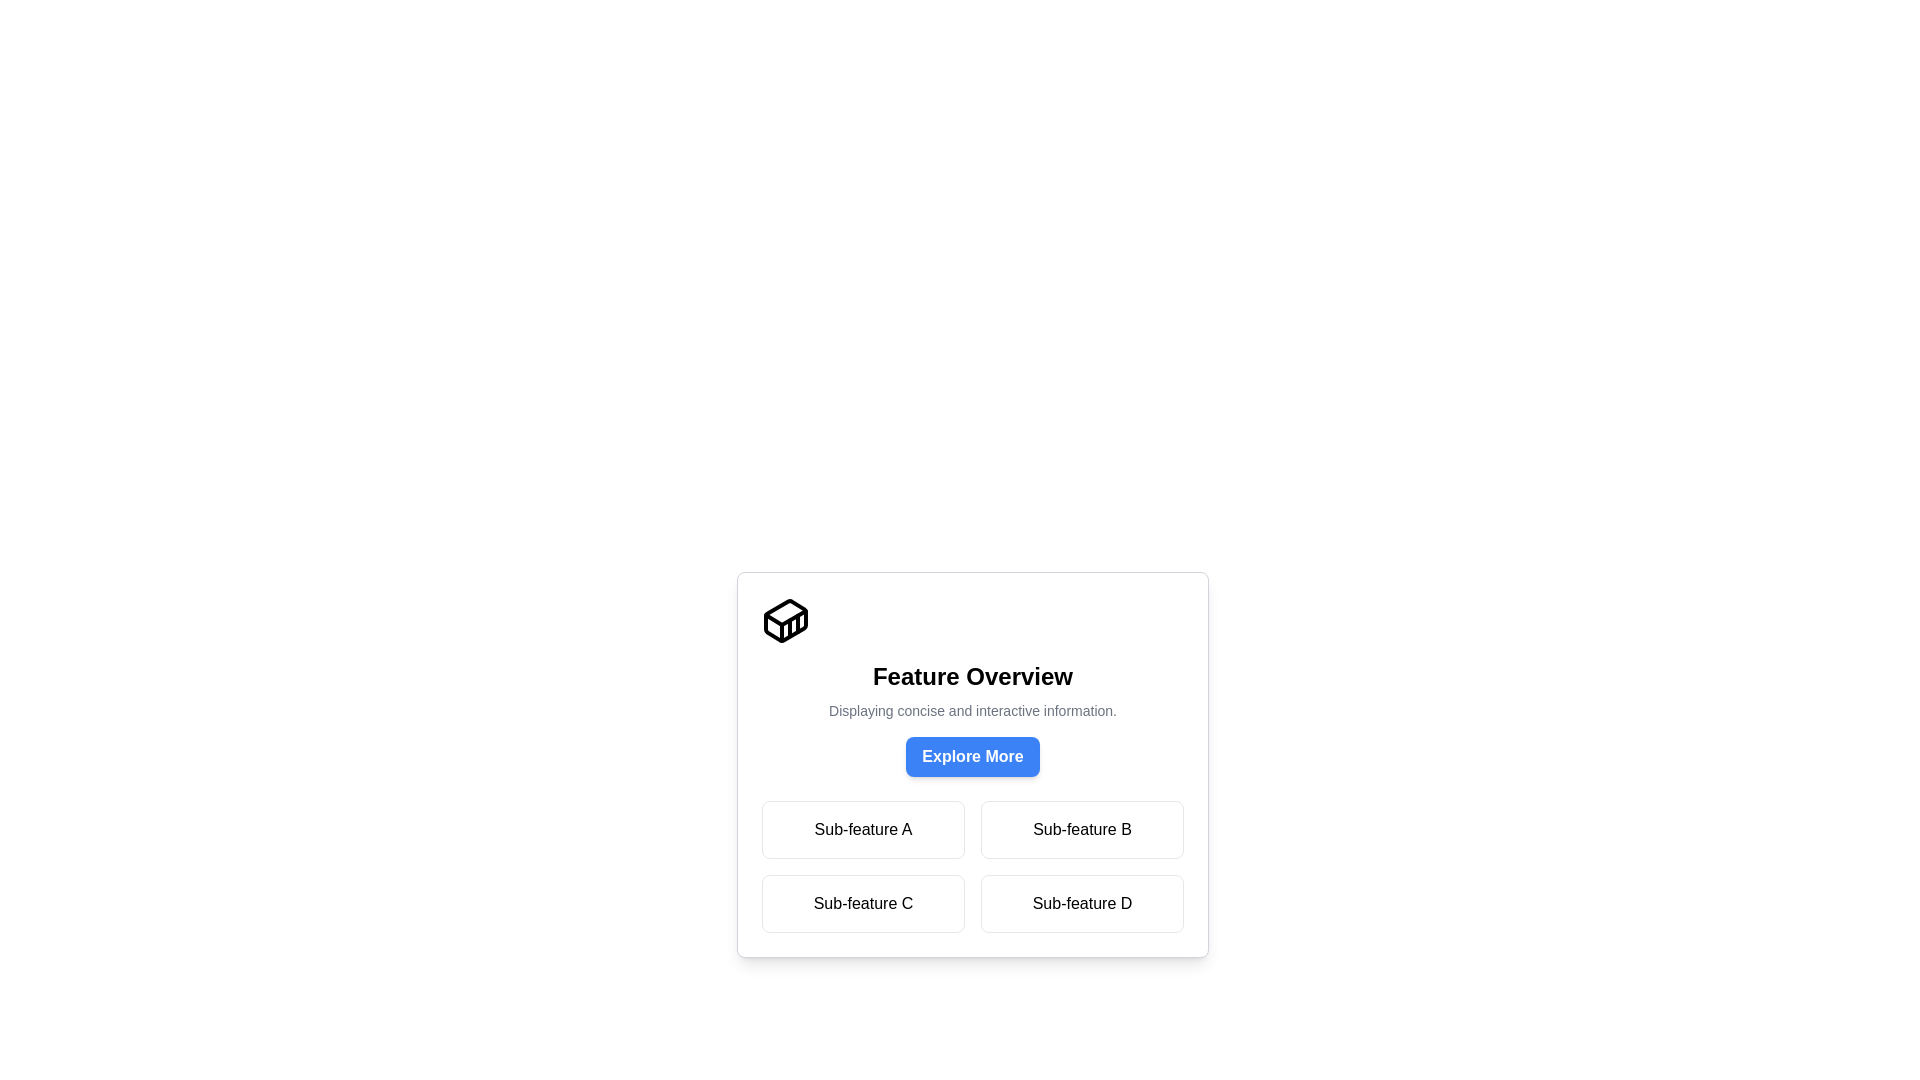 This screenshot has width=1920, height=1080. I want to click on the static label with the text 'Sub-feature B' located in the second column of the first row within a 2x2 grid layout, below 'Feature Overview', so click(1081, 829).